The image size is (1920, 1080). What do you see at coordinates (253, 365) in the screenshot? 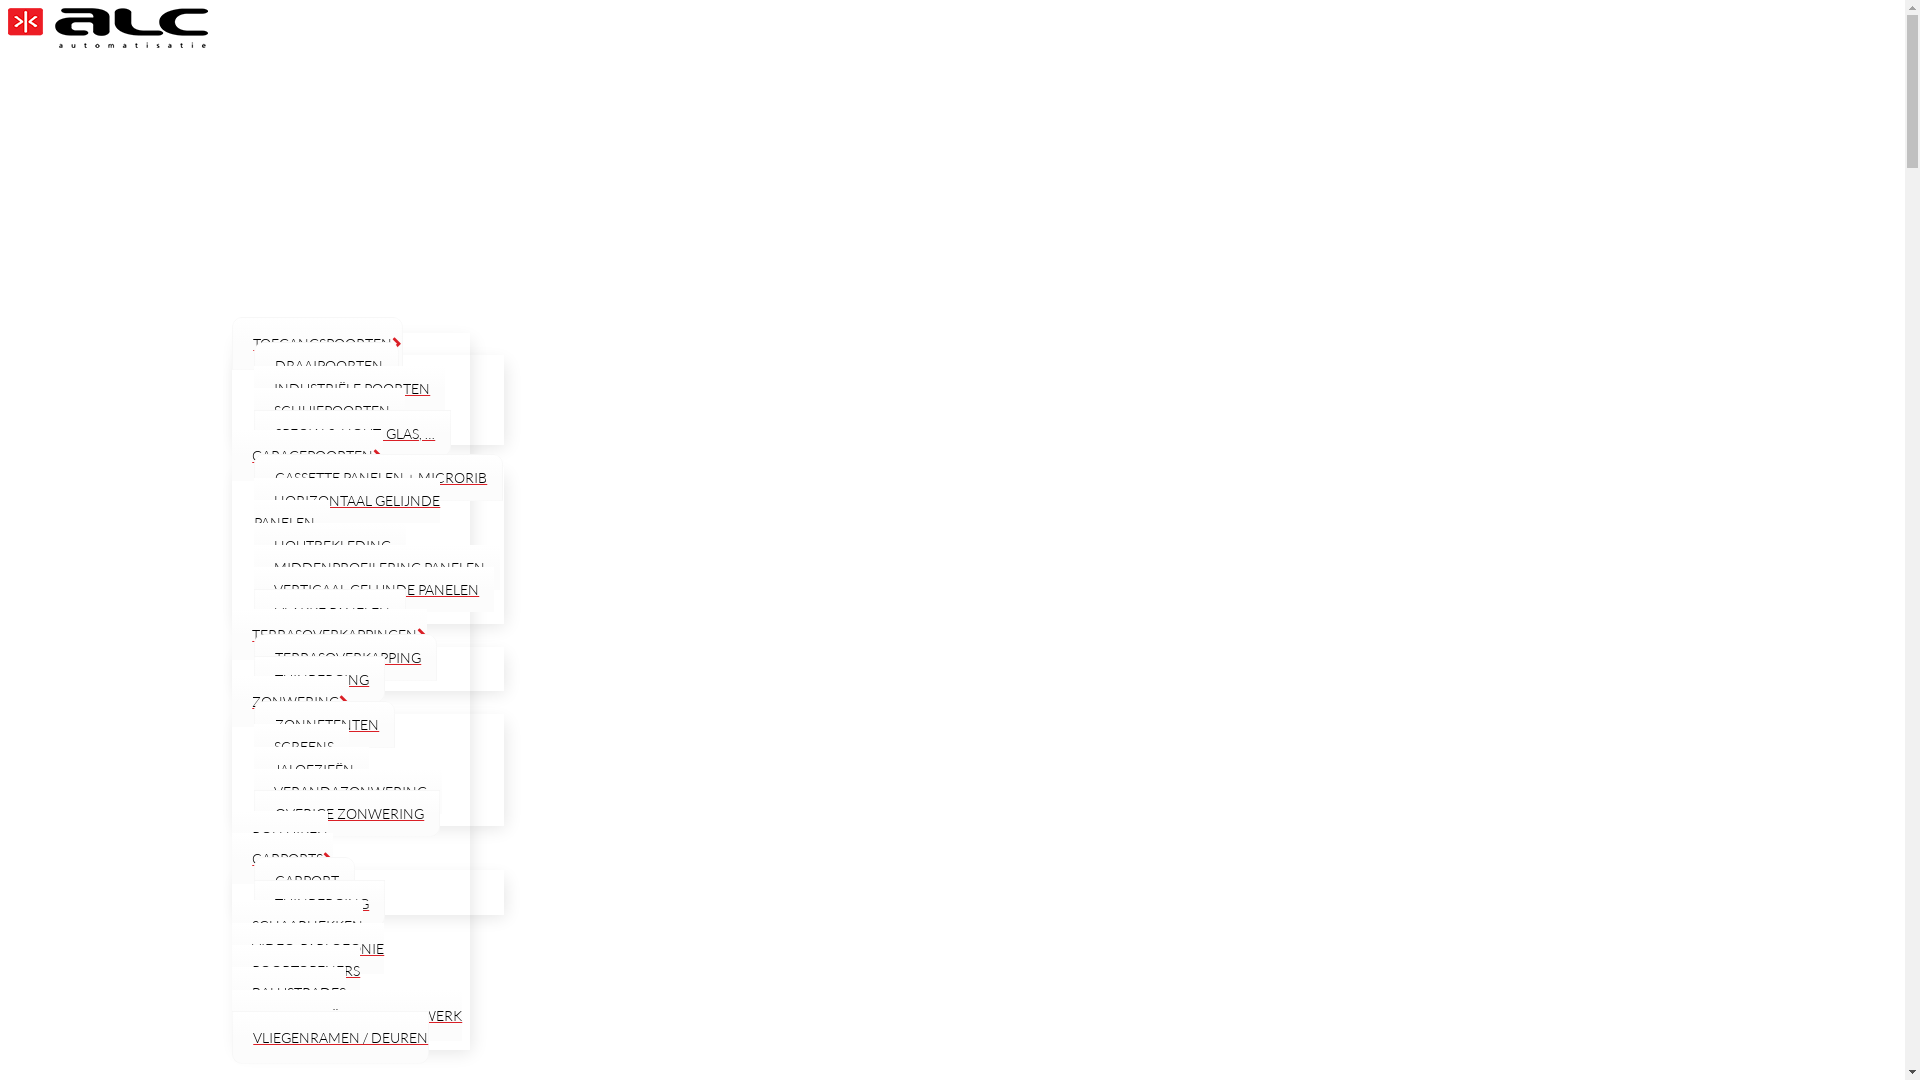
I see `'DRAAIPOORTEN'` at bounding box center [253, 365].